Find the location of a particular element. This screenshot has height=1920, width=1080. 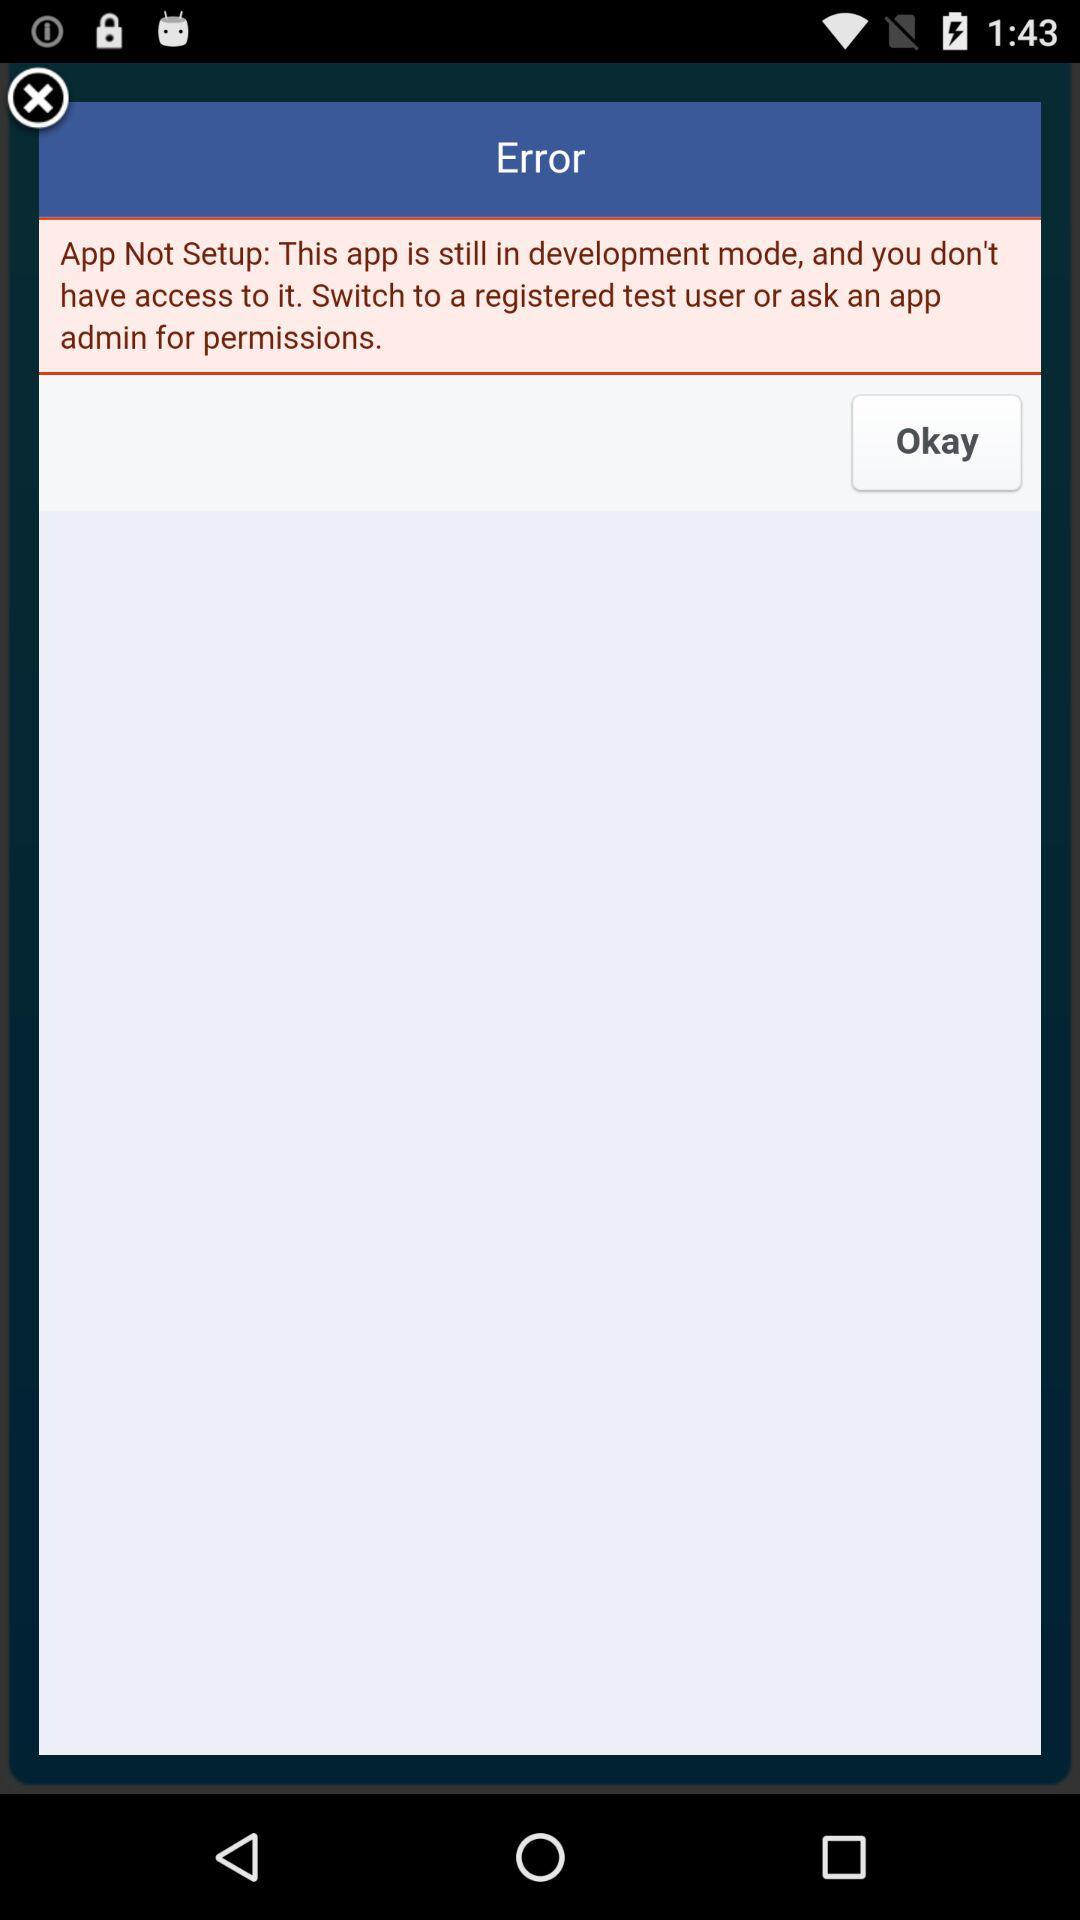

the close icon is located at coordinates (38, 107).